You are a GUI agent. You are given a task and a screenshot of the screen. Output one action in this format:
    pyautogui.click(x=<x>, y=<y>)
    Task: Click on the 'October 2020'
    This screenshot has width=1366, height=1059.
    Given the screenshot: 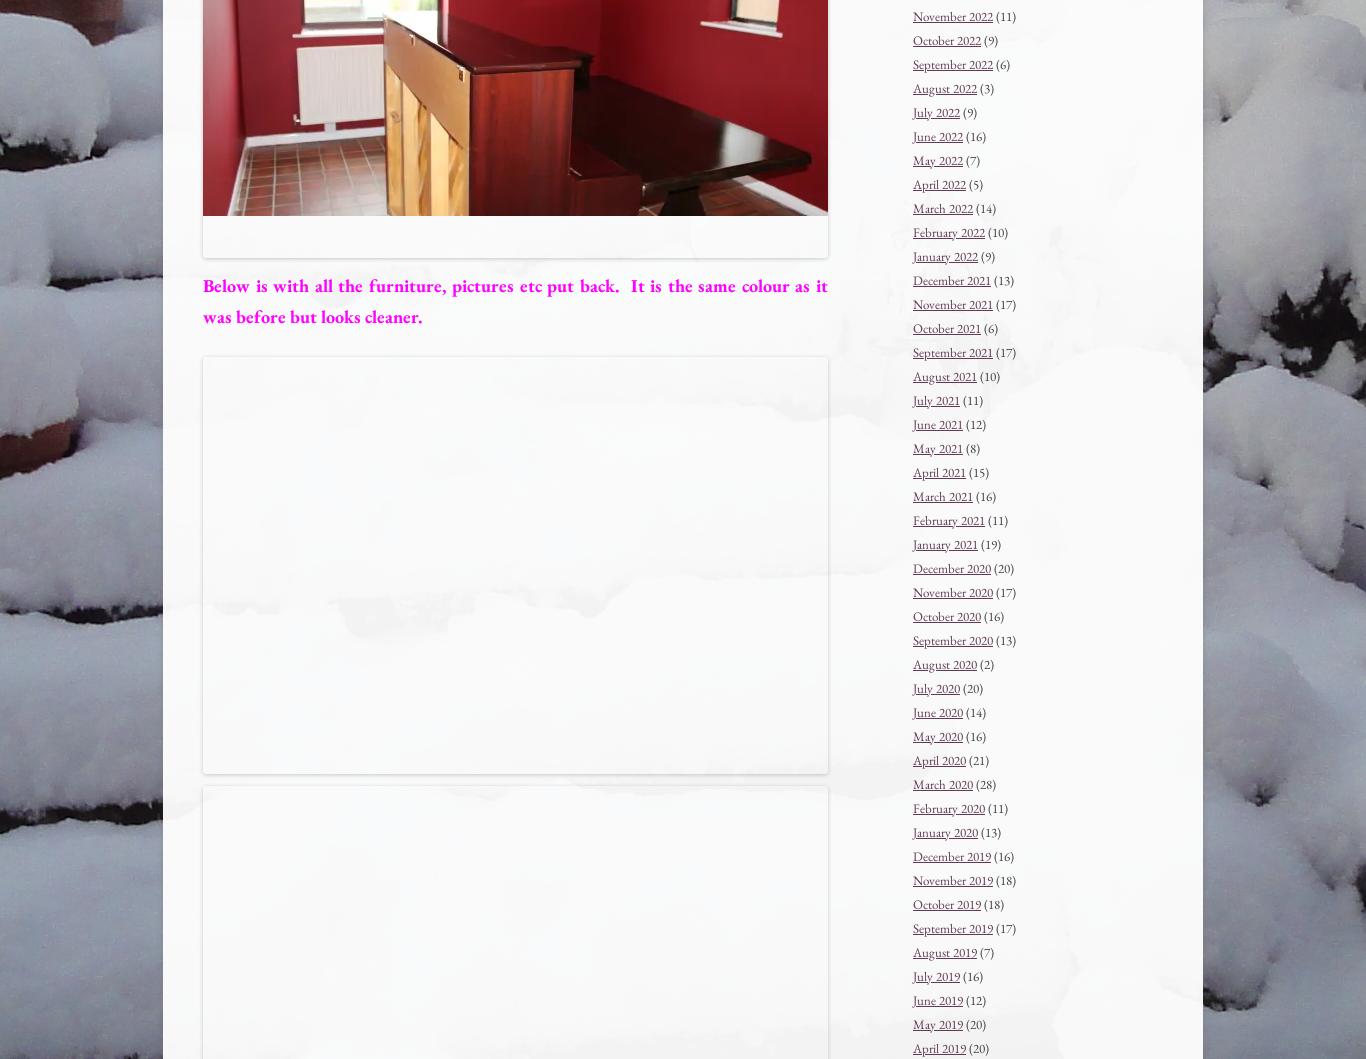 What is the action you would take?
    pyautogui.click(x=947, y=614)
    